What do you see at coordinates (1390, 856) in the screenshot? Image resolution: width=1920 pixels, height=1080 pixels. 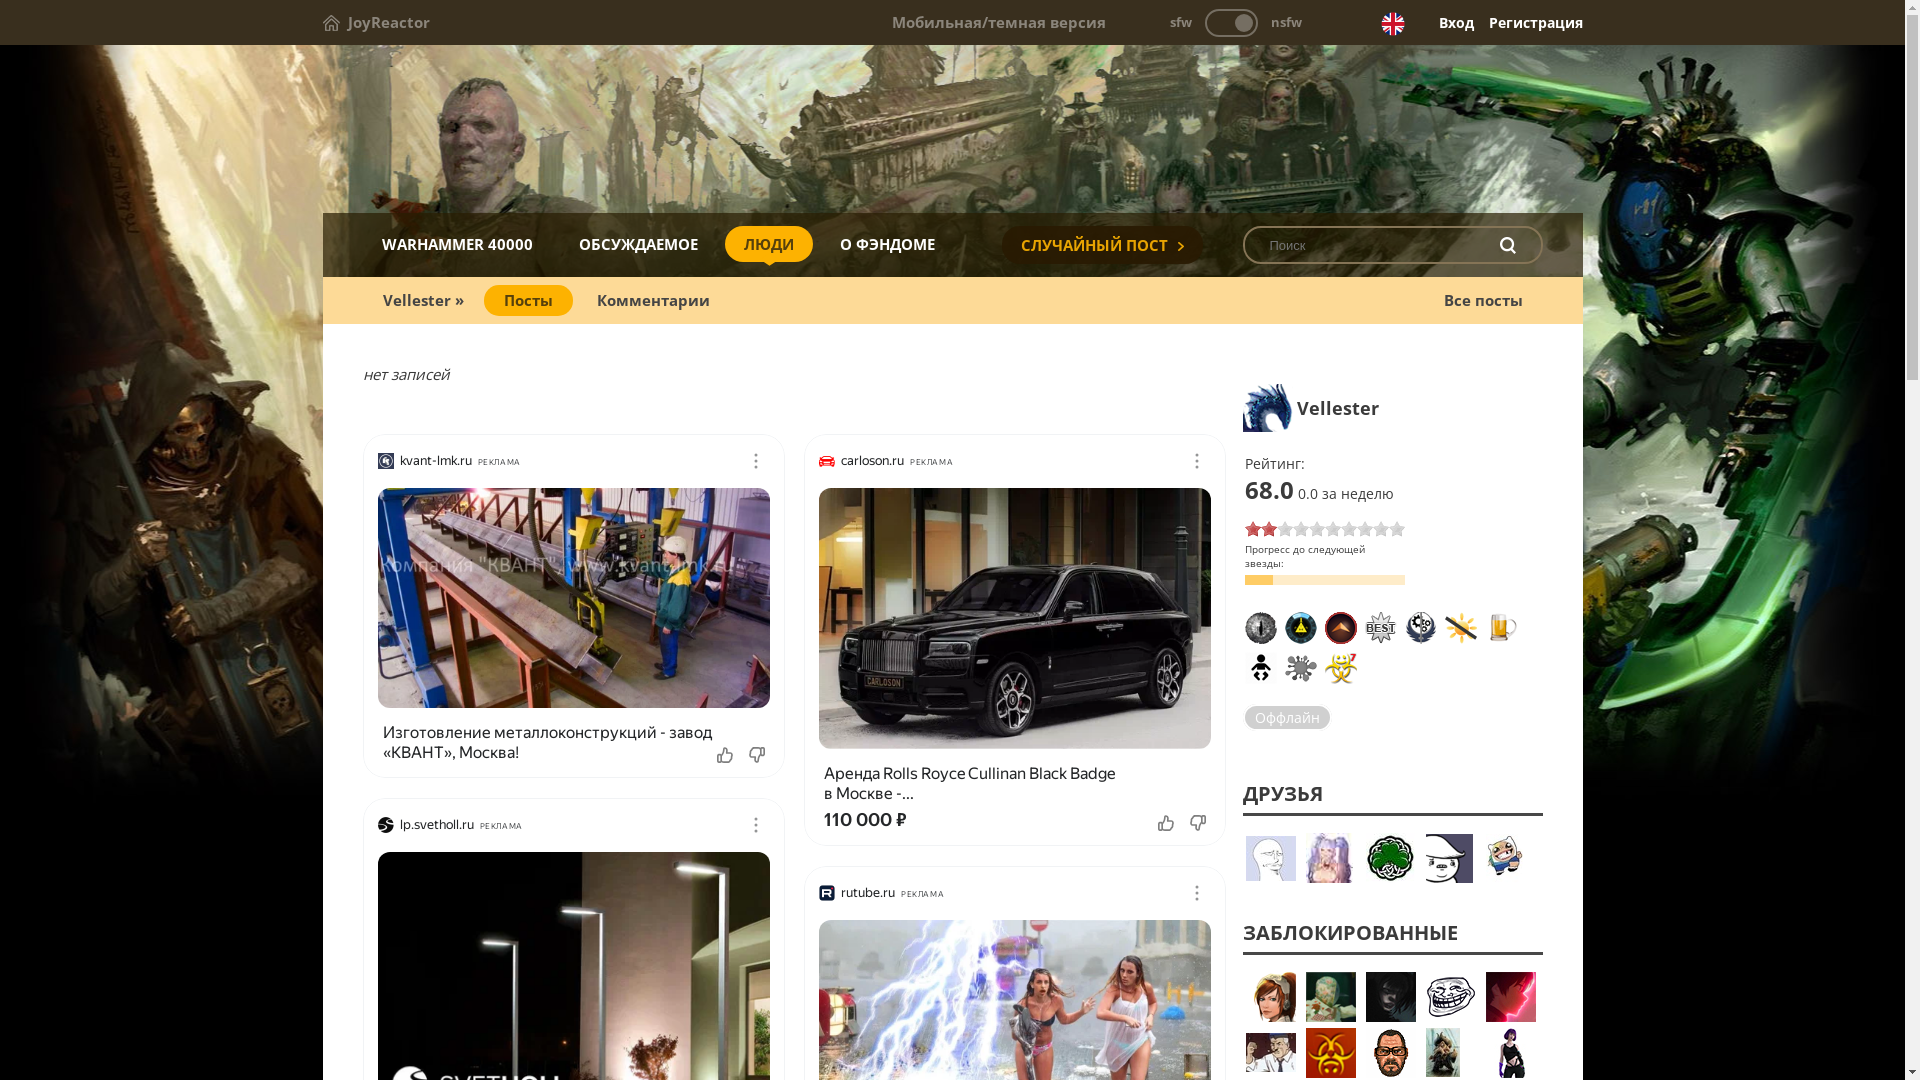 I see `'ShemRock'` at bounding box center [1390, 856].